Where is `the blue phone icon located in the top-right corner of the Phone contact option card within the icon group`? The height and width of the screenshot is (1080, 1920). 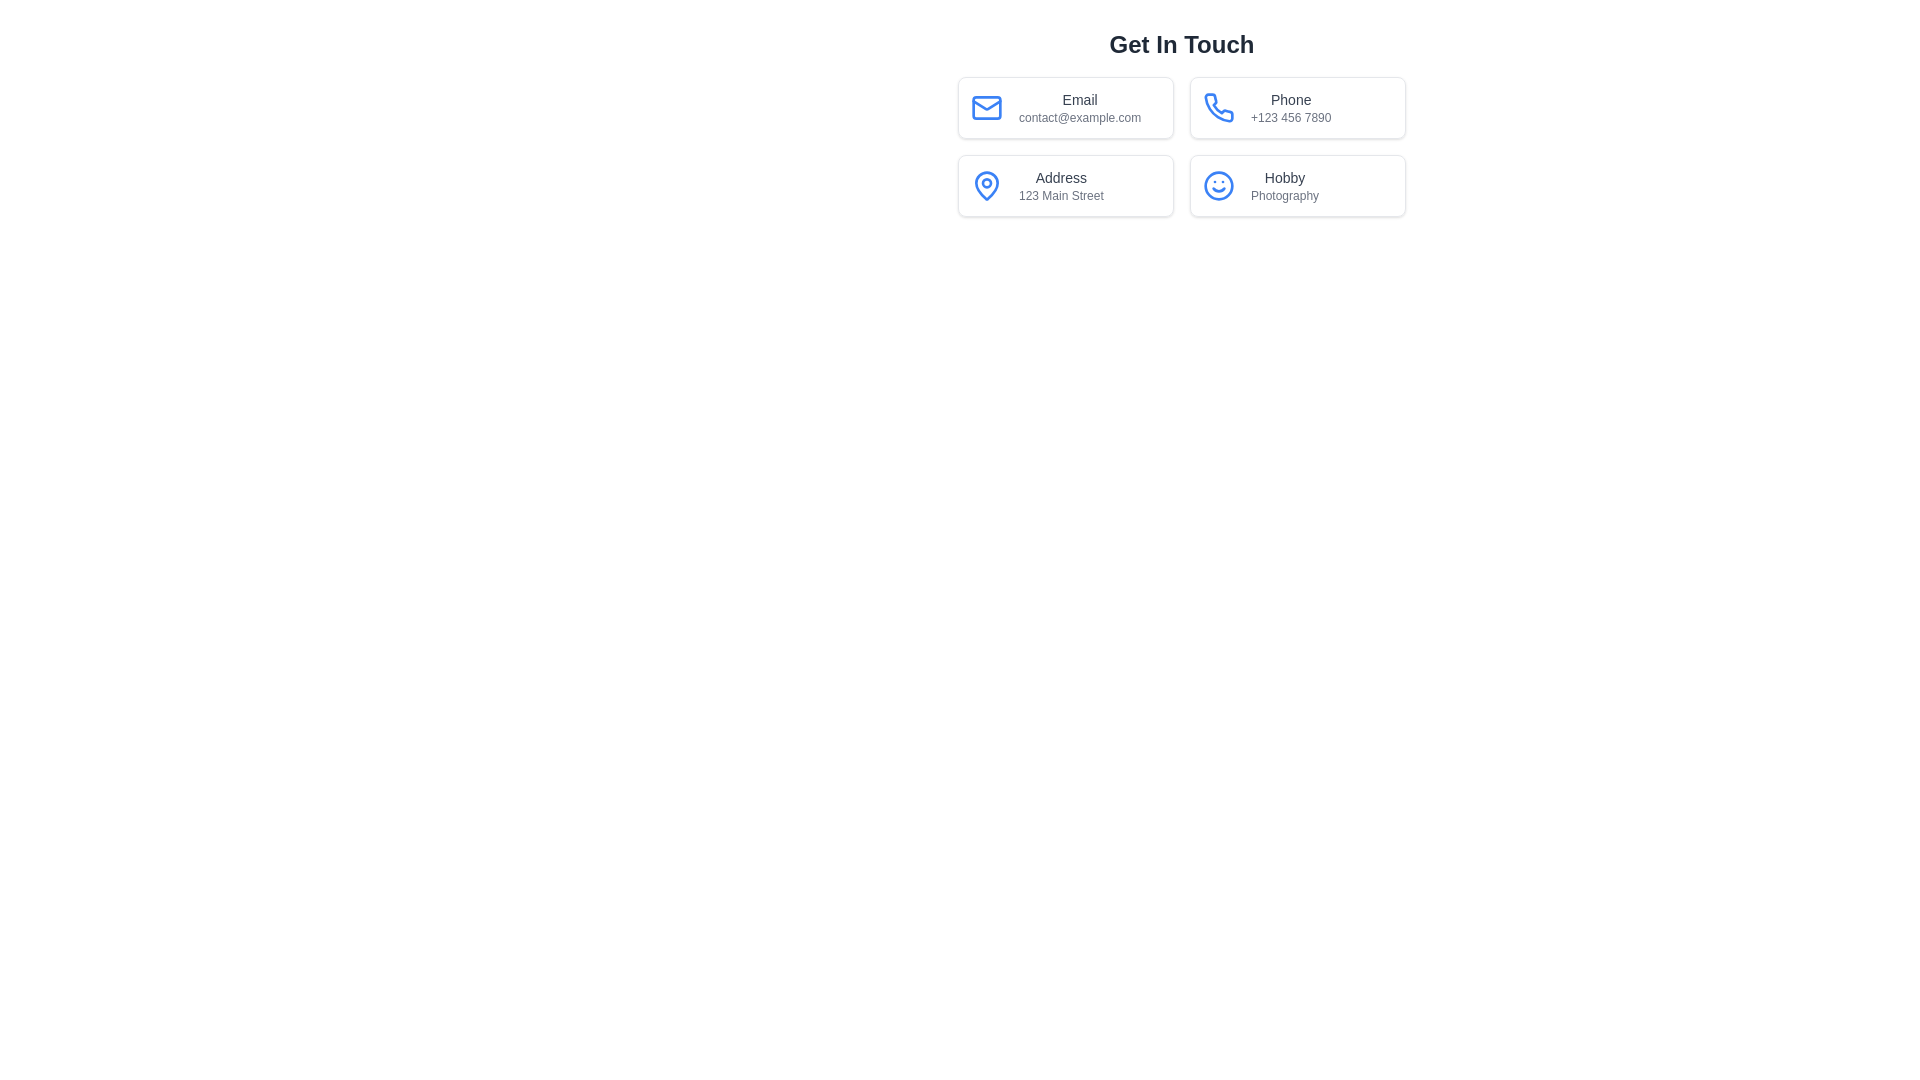 the blue phone icon located in the top-right corner of the Phone contact option card within the icon group is located at coordinates (1218, 107).